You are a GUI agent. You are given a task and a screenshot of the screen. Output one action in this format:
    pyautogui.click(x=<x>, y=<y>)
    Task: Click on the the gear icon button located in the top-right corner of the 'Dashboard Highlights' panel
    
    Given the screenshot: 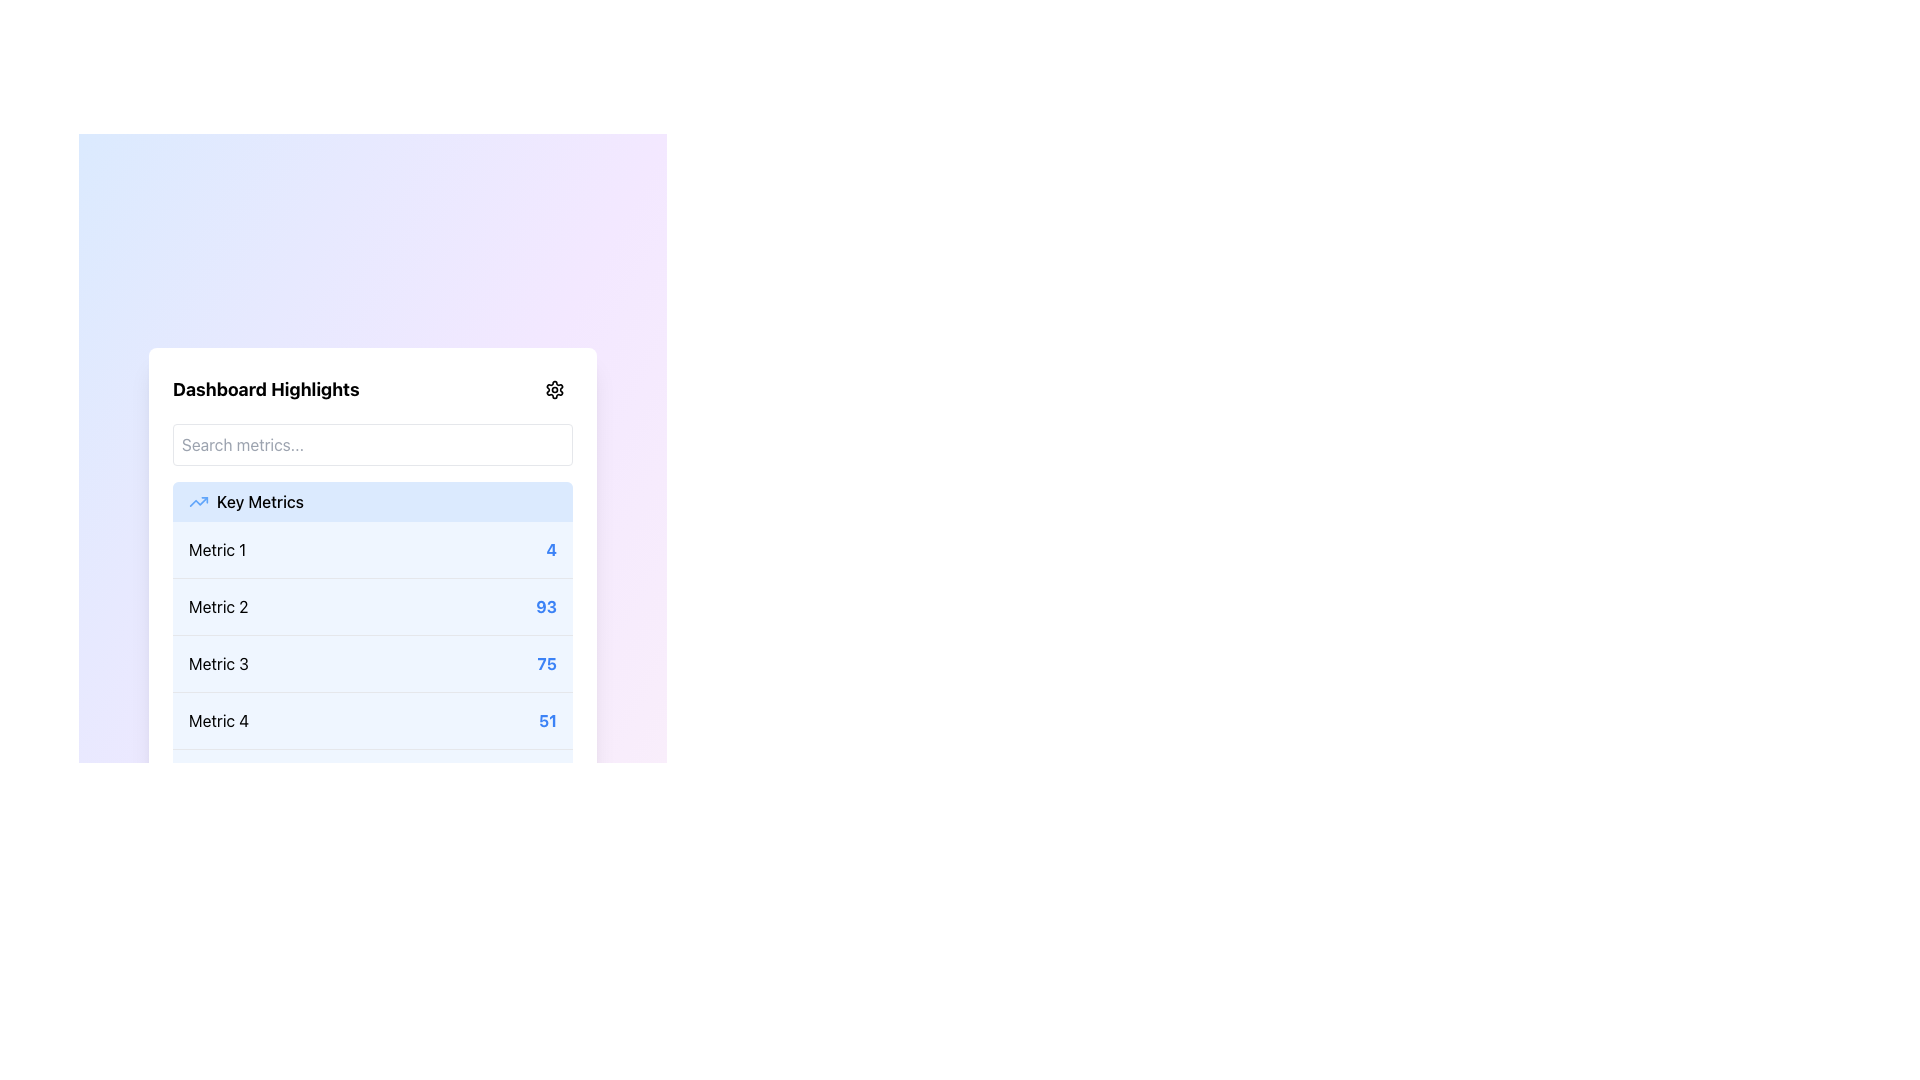 What is the action you would take?
    pyautogui.click(x=555, y=389)
    